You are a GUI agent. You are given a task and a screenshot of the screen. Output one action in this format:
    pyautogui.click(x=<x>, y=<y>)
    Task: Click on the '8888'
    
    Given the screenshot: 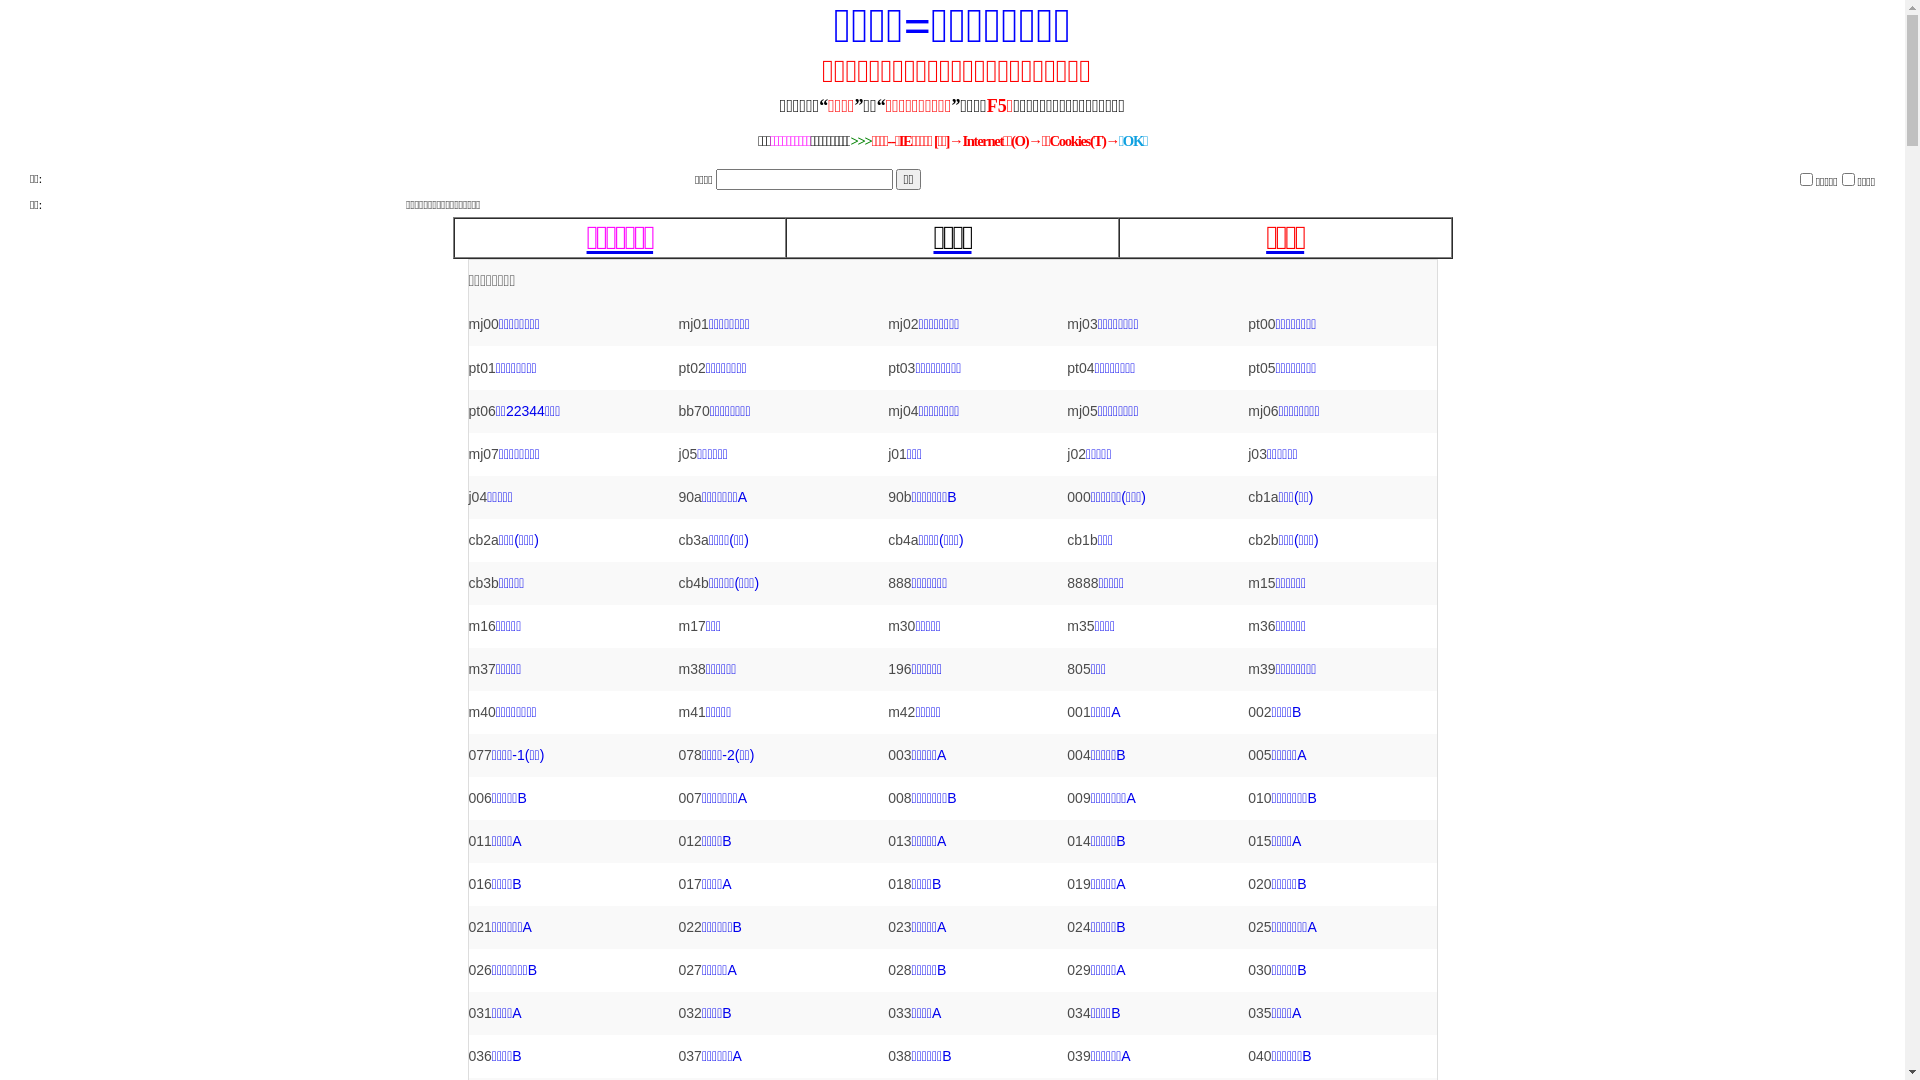 What is the action you would take?
    pyautogui.click(x=1065, y=582)
    